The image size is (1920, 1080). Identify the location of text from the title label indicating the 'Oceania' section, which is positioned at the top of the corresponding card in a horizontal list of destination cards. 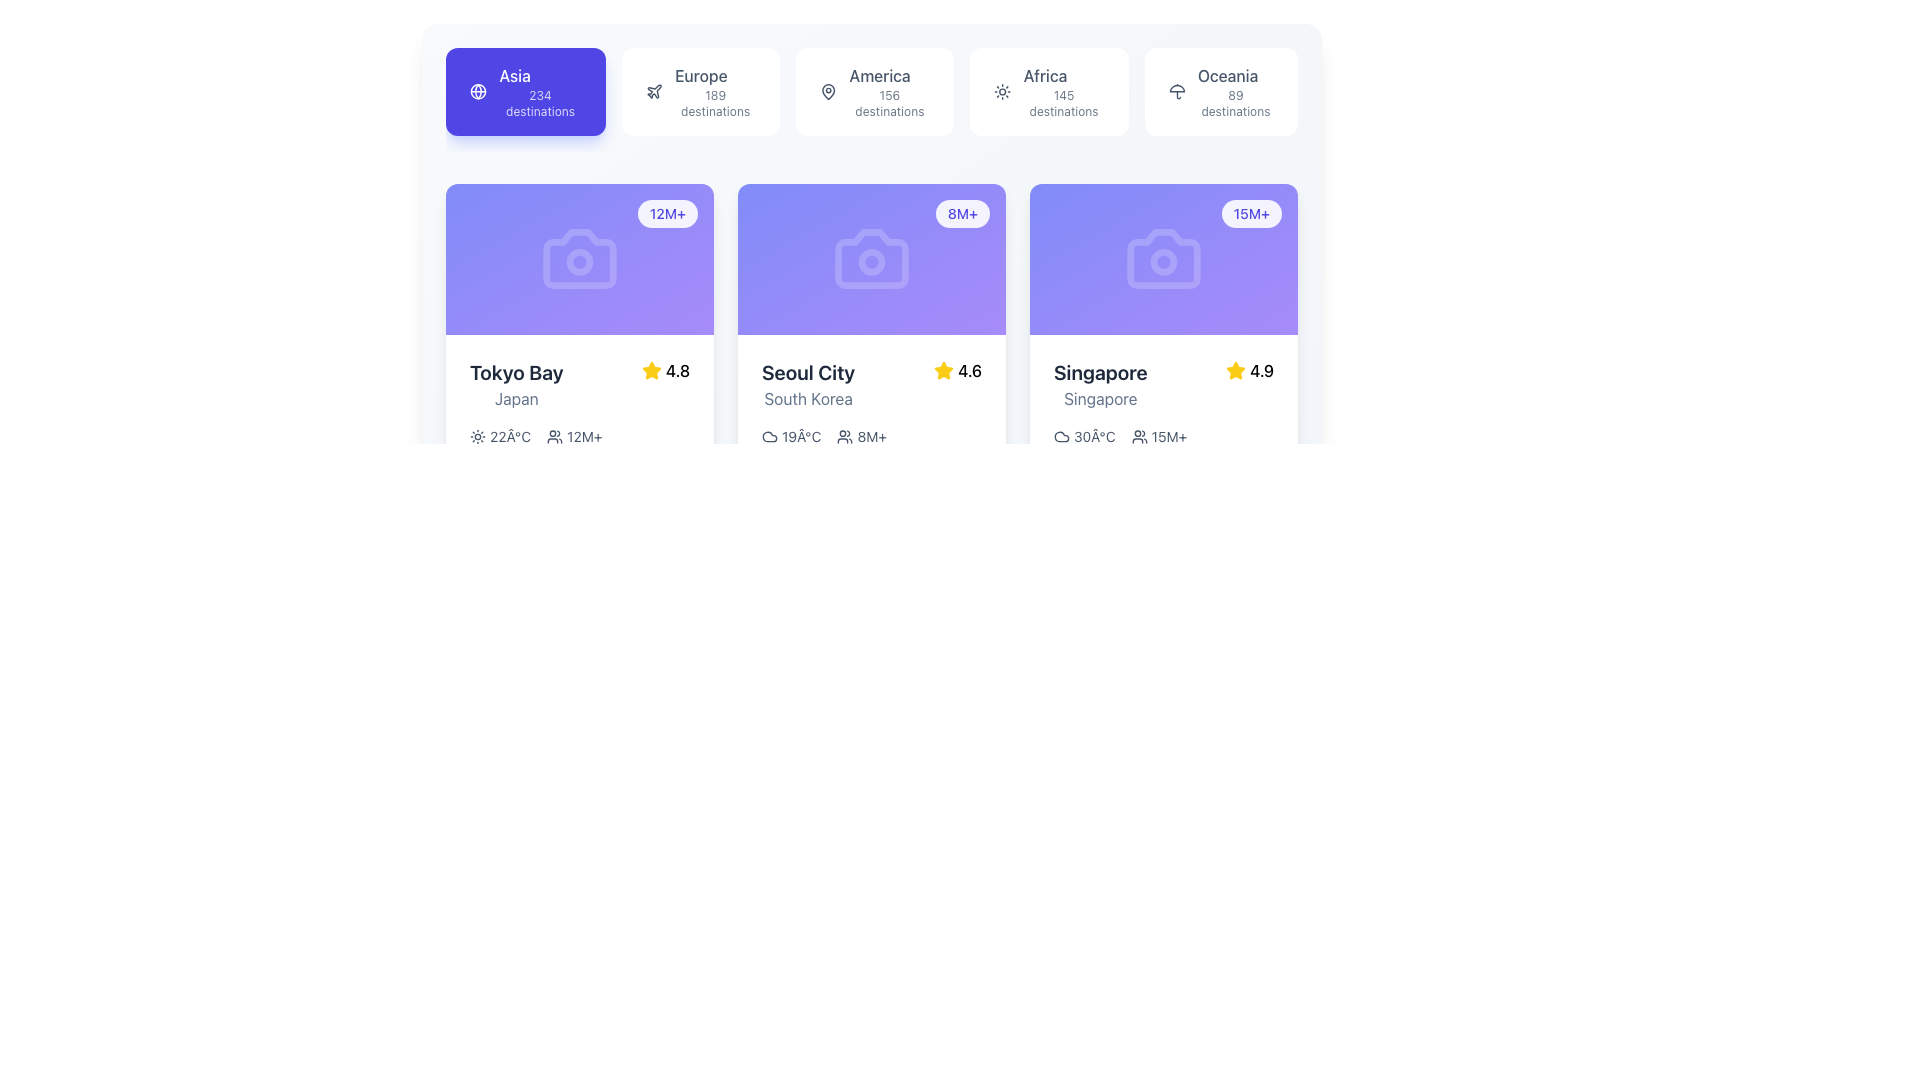
(1227, 75).